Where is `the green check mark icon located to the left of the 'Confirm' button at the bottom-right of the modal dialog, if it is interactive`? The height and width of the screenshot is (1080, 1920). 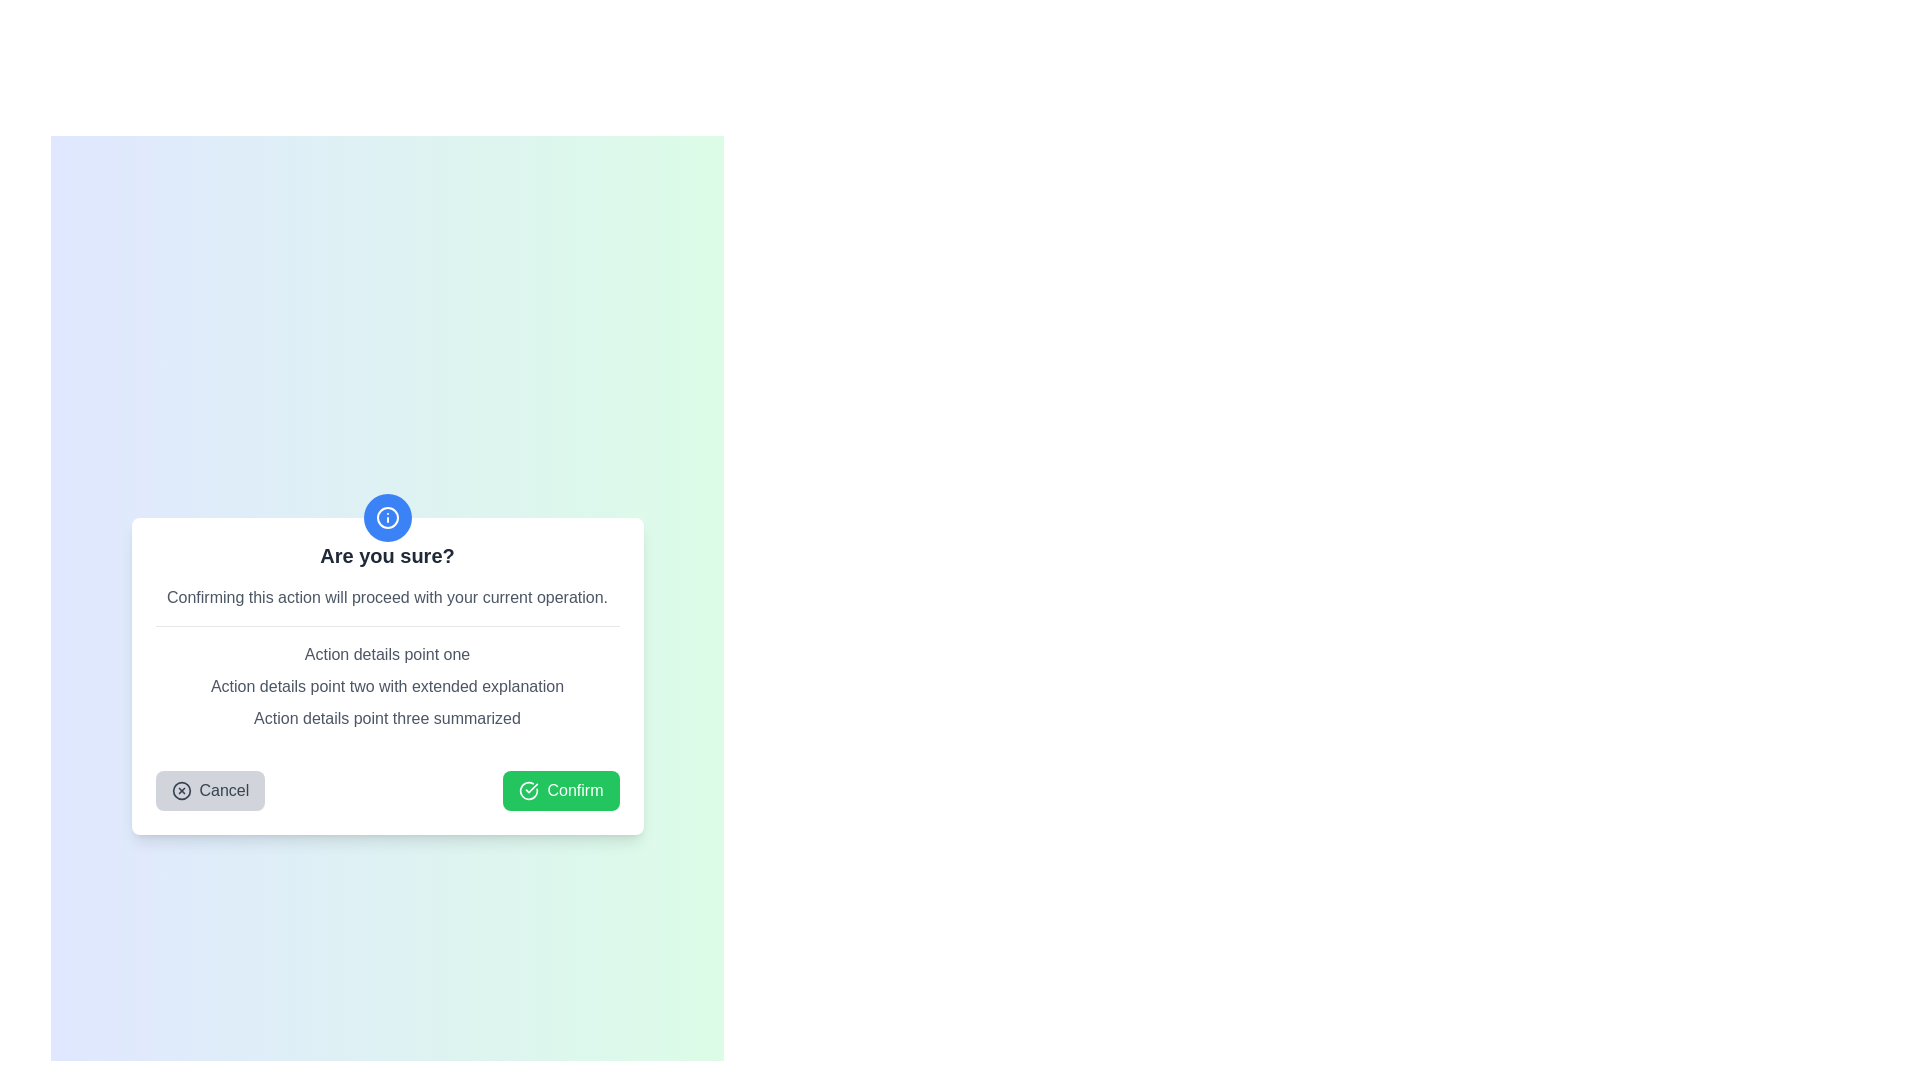 the green check mark icon located to the left of the 'Confirm' button at the bottom-right of the modal dialog, if it is interactive is located at coordinates (529, 789).